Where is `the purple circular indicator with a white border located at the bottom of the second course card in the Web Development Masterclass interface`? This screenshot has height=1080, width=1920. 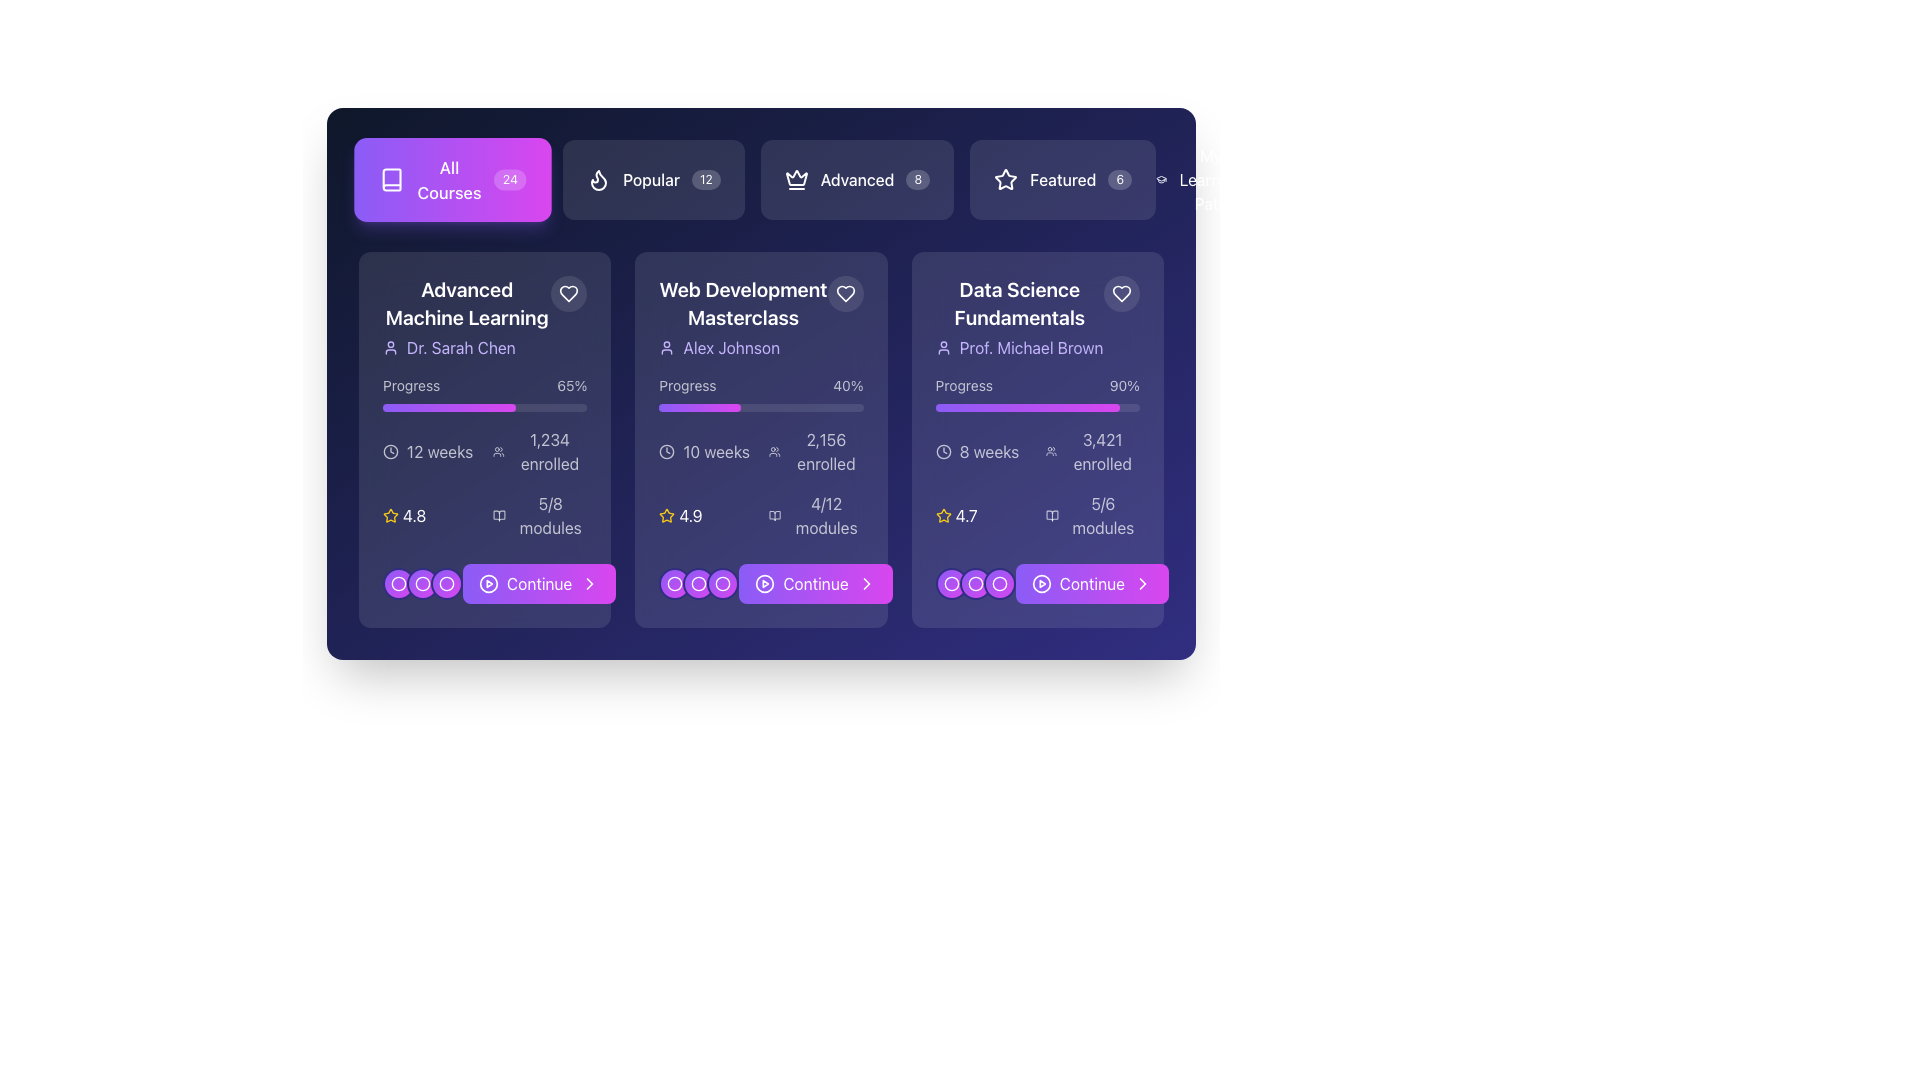 the purple circular indicator with a white border located at the bottom of the second course card in the Web Development Masterclass interface is located at coordinates (675, 583).